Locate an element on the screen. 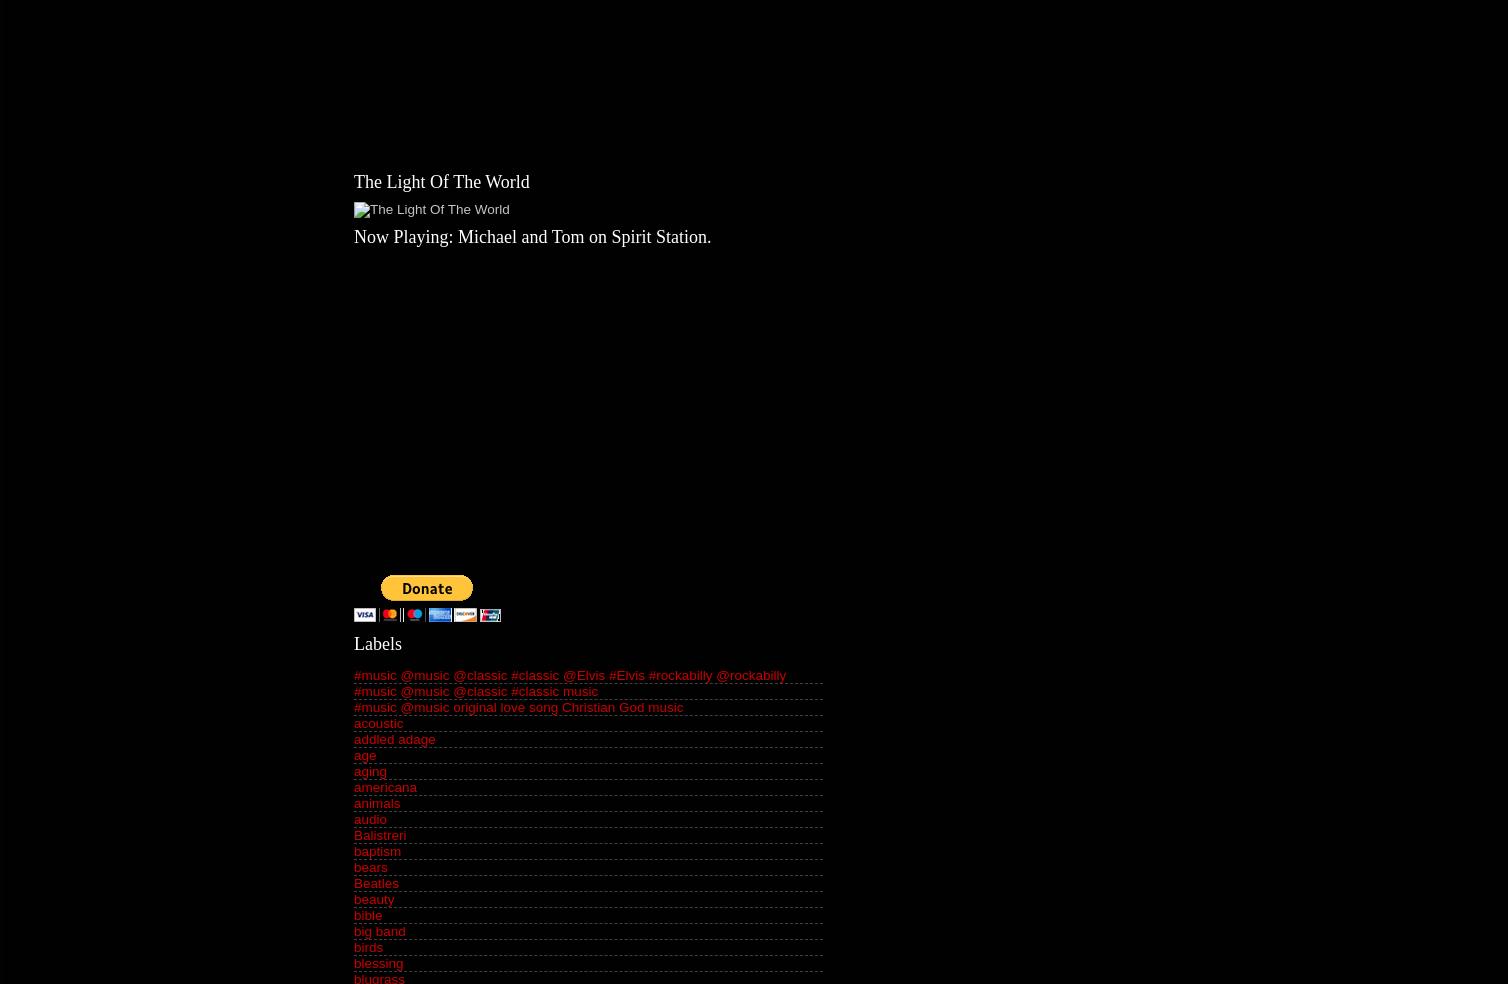 The height and width of the screenshot is (984, 1508). 'age' is located at coordinates (363, 754).